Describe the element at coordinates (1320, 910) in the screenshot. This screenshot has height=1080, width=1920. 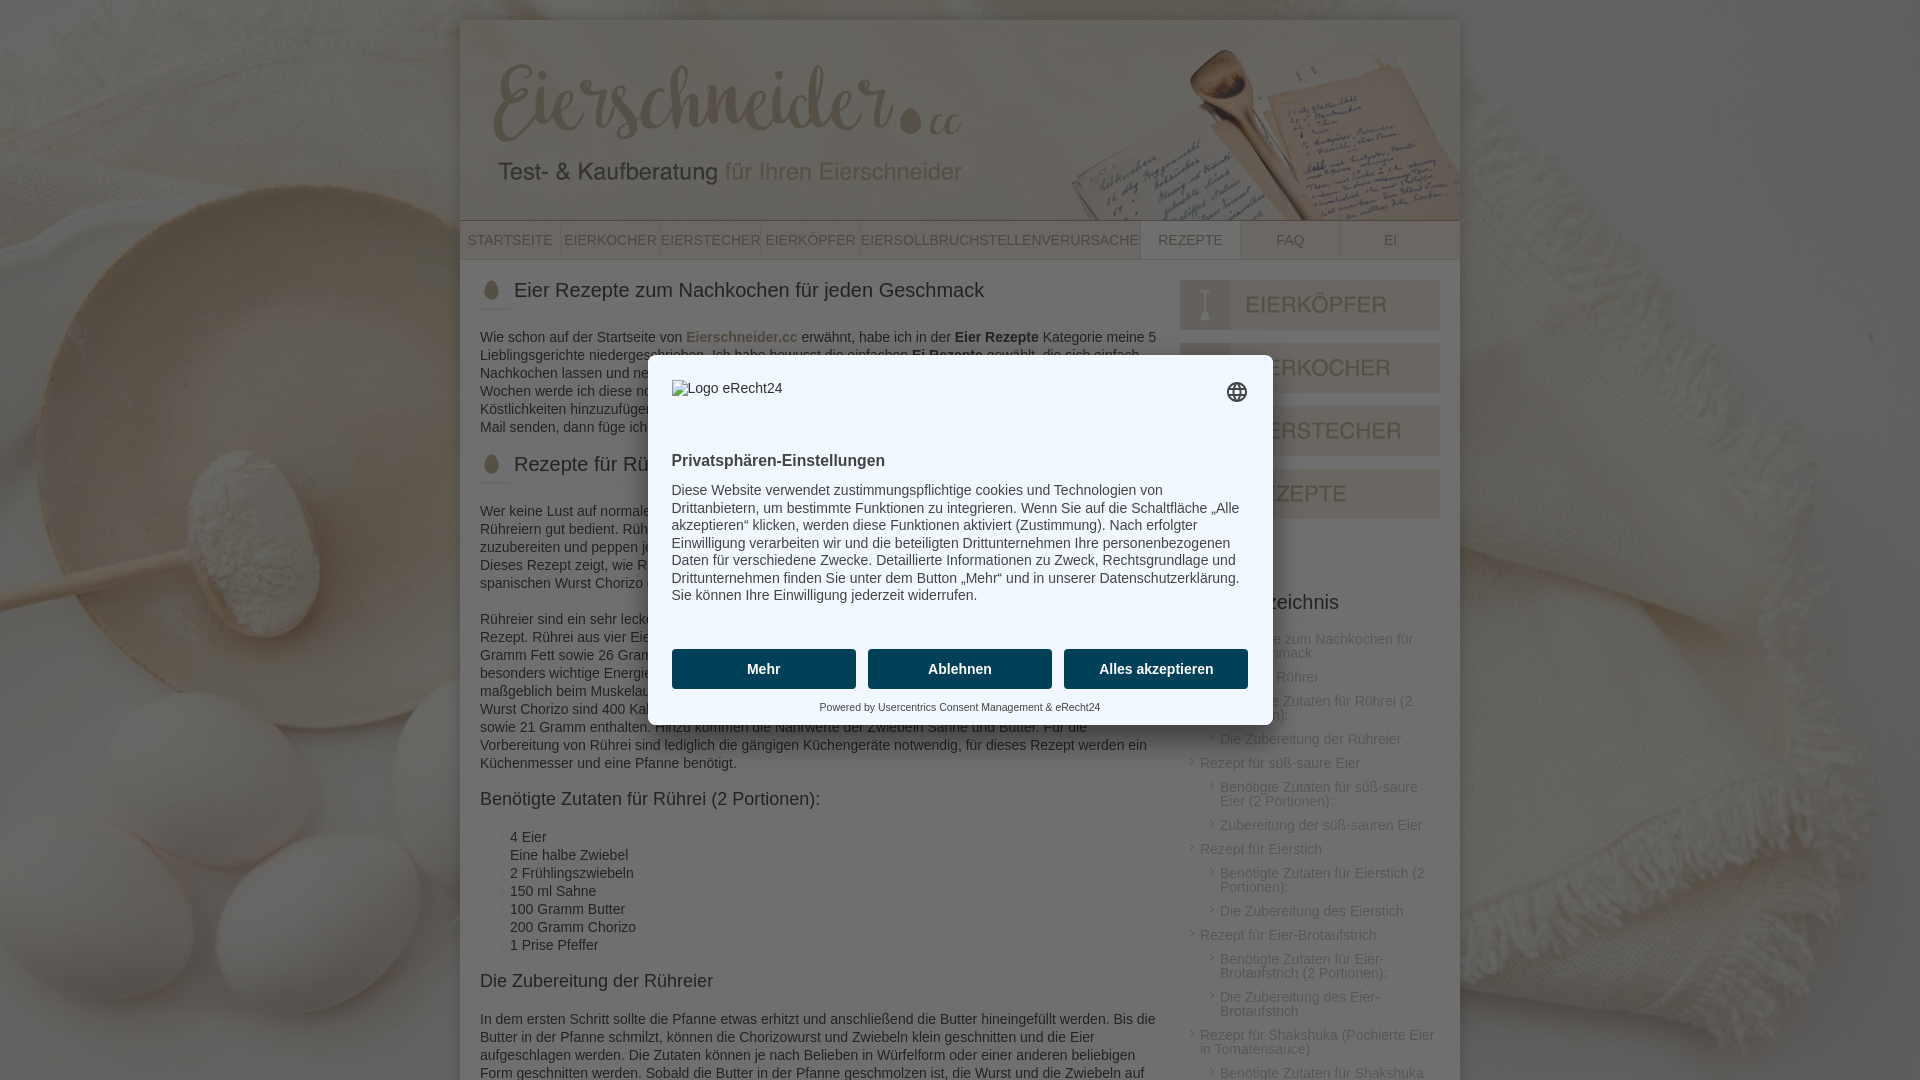
I see `'Die Zubereitung des Eierstich'` at that location.